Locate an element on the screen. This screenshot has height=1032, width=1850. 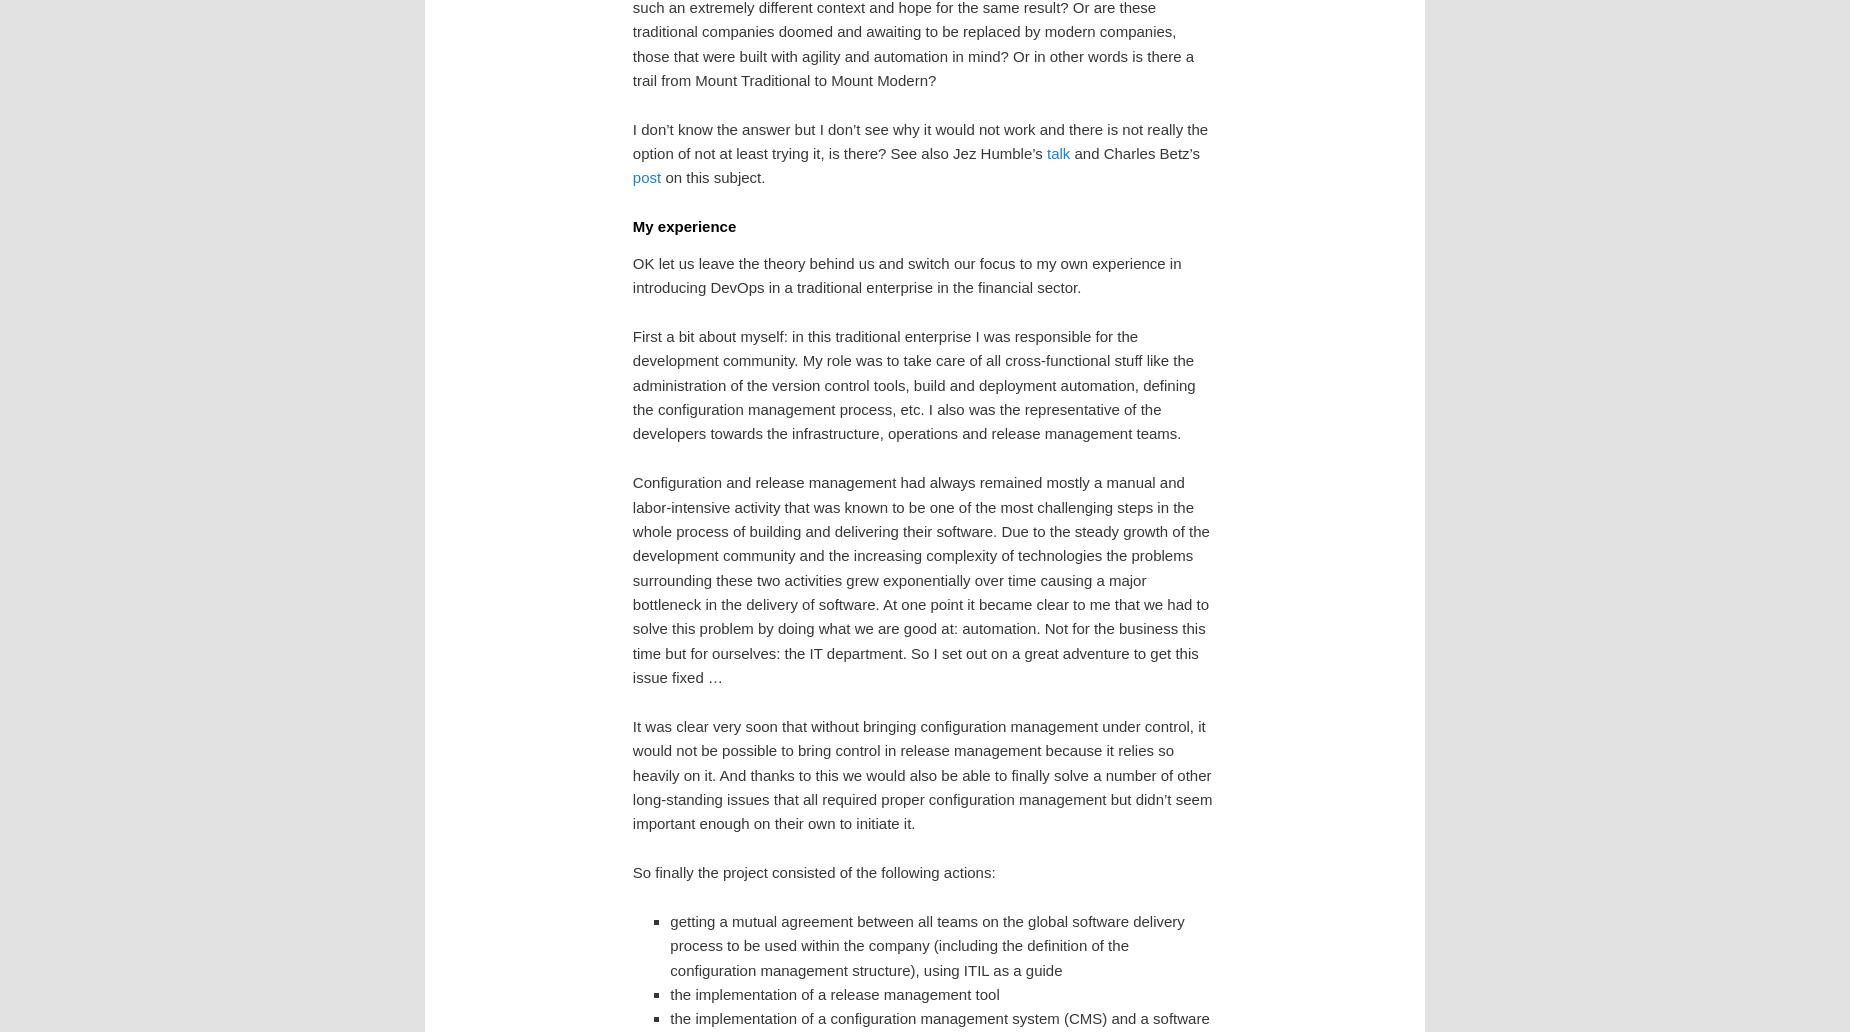
'My experience' is located at coordinates (683, 225).